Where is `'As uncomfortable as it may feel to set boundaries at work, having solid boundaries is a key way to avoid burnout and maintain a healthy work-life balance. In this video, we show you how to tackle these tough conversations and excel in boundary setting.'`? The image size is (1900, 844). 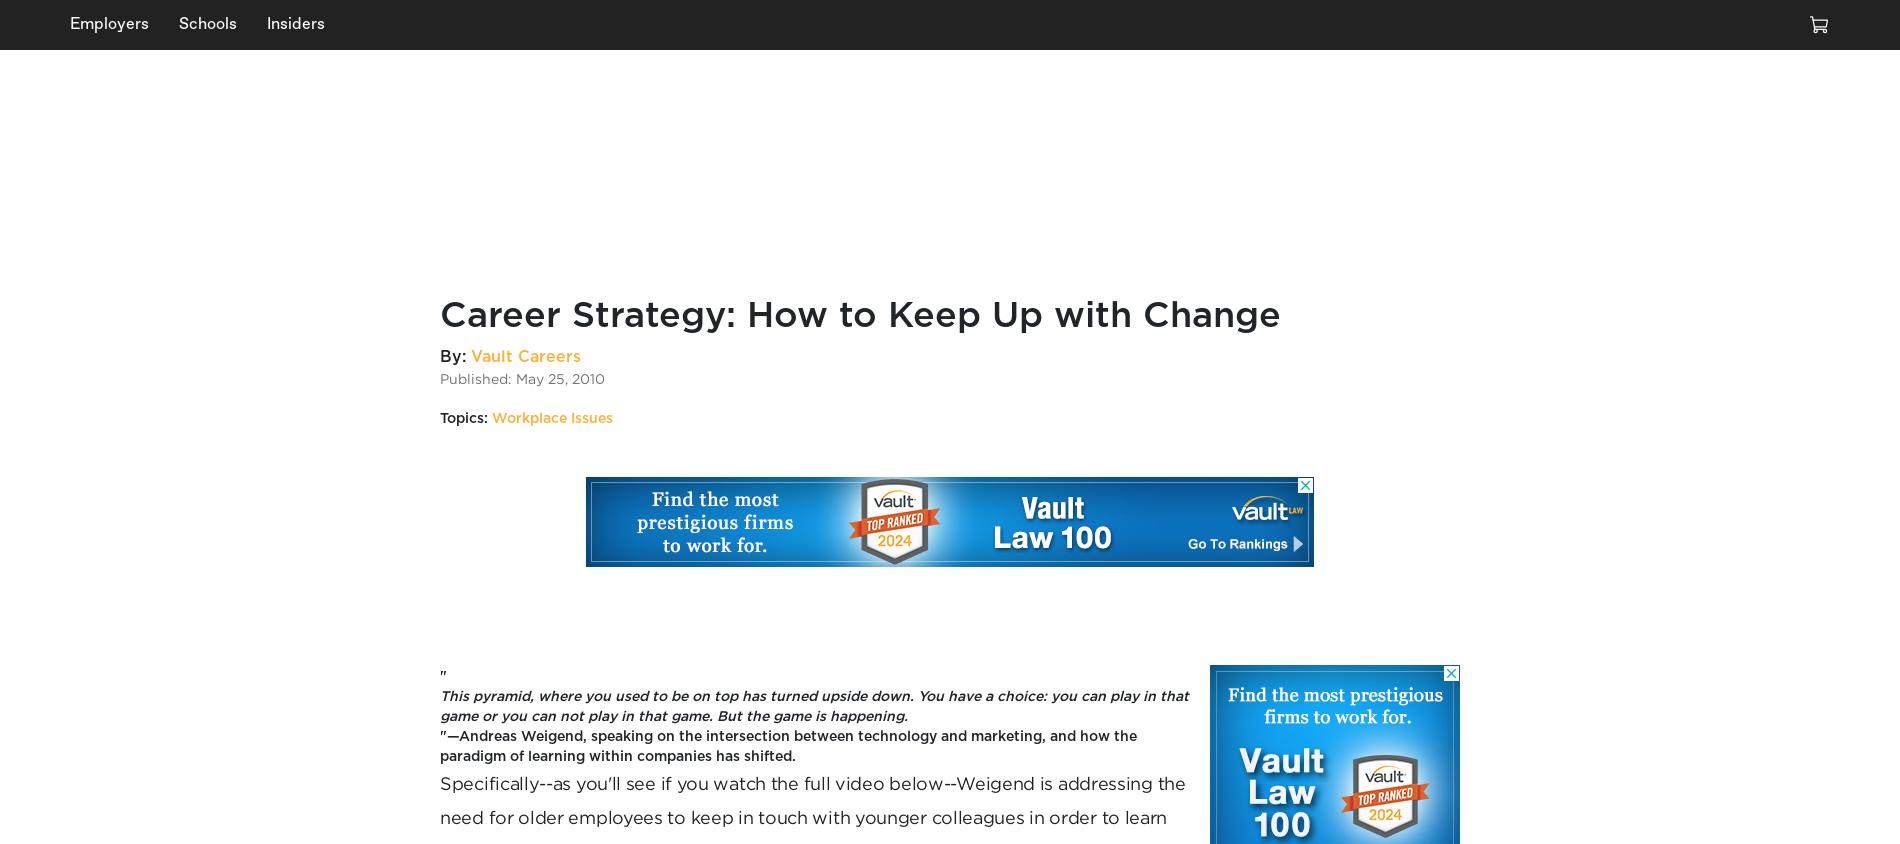 'As uncomfortable as it may feel to set boundaries at work, having solid boundaries is a key way to avoid burnout and maintain a healthy work-life balance. In this video, we show you how to tackle these tough conversations and excel in boundary setting.' is located at coordinates (1156, 211).